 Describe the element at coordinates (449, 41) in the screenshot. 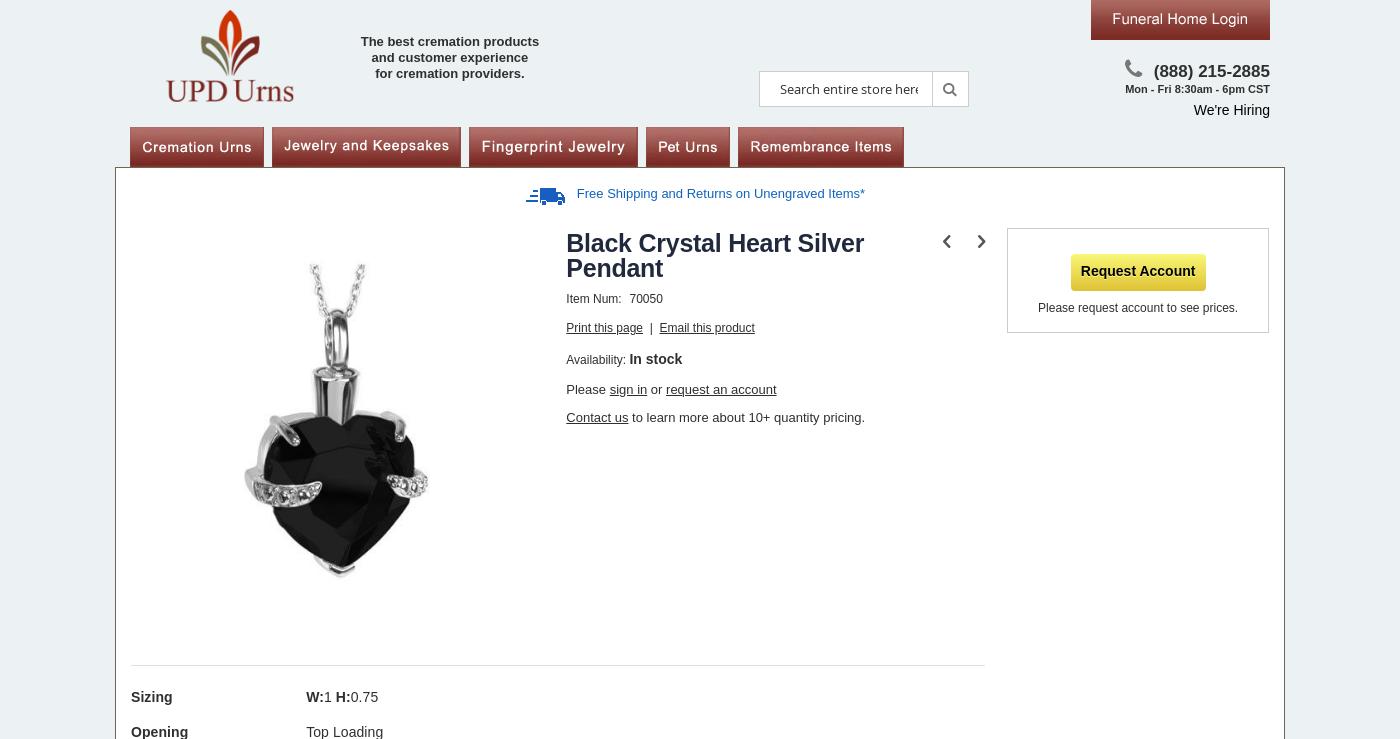

I see `'The best cremation products'` at that location.